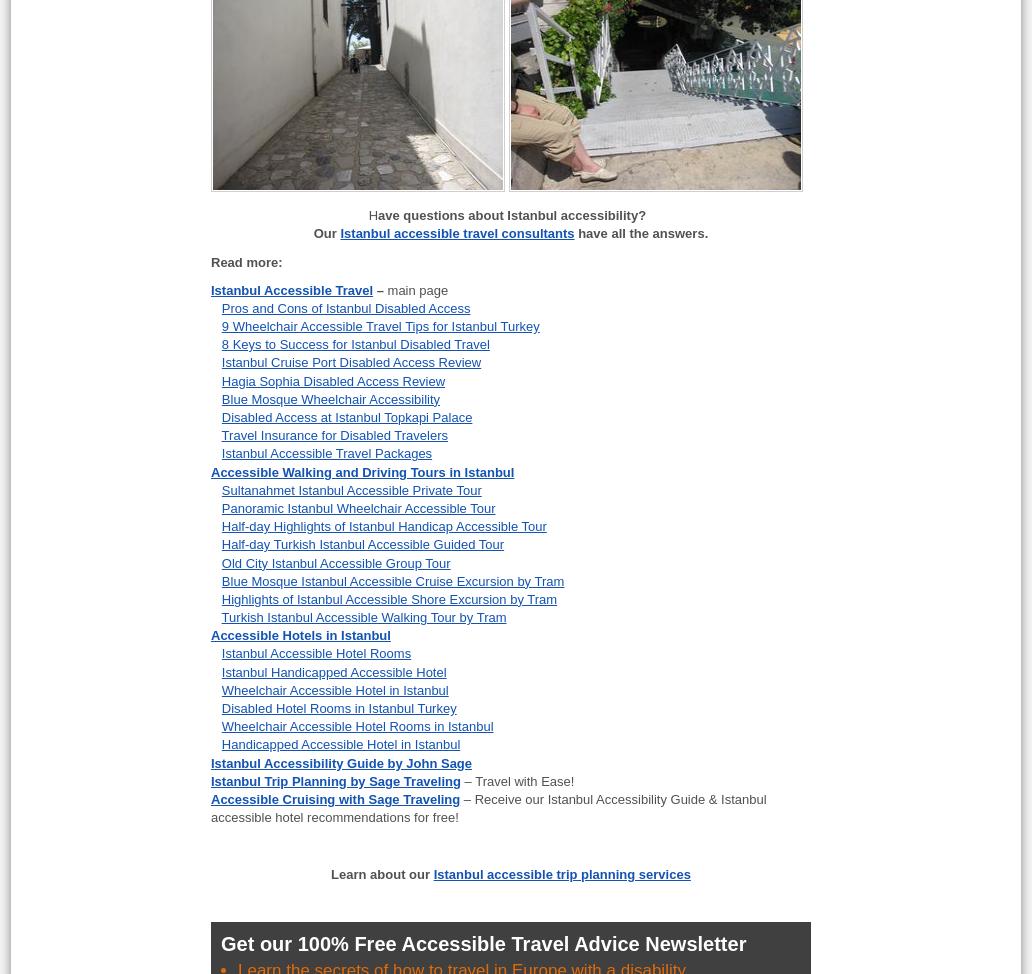 Image resolution: width=1032 pixels, height=974 pixels. I want to click on 'have all the answers.', so click(573, 233).